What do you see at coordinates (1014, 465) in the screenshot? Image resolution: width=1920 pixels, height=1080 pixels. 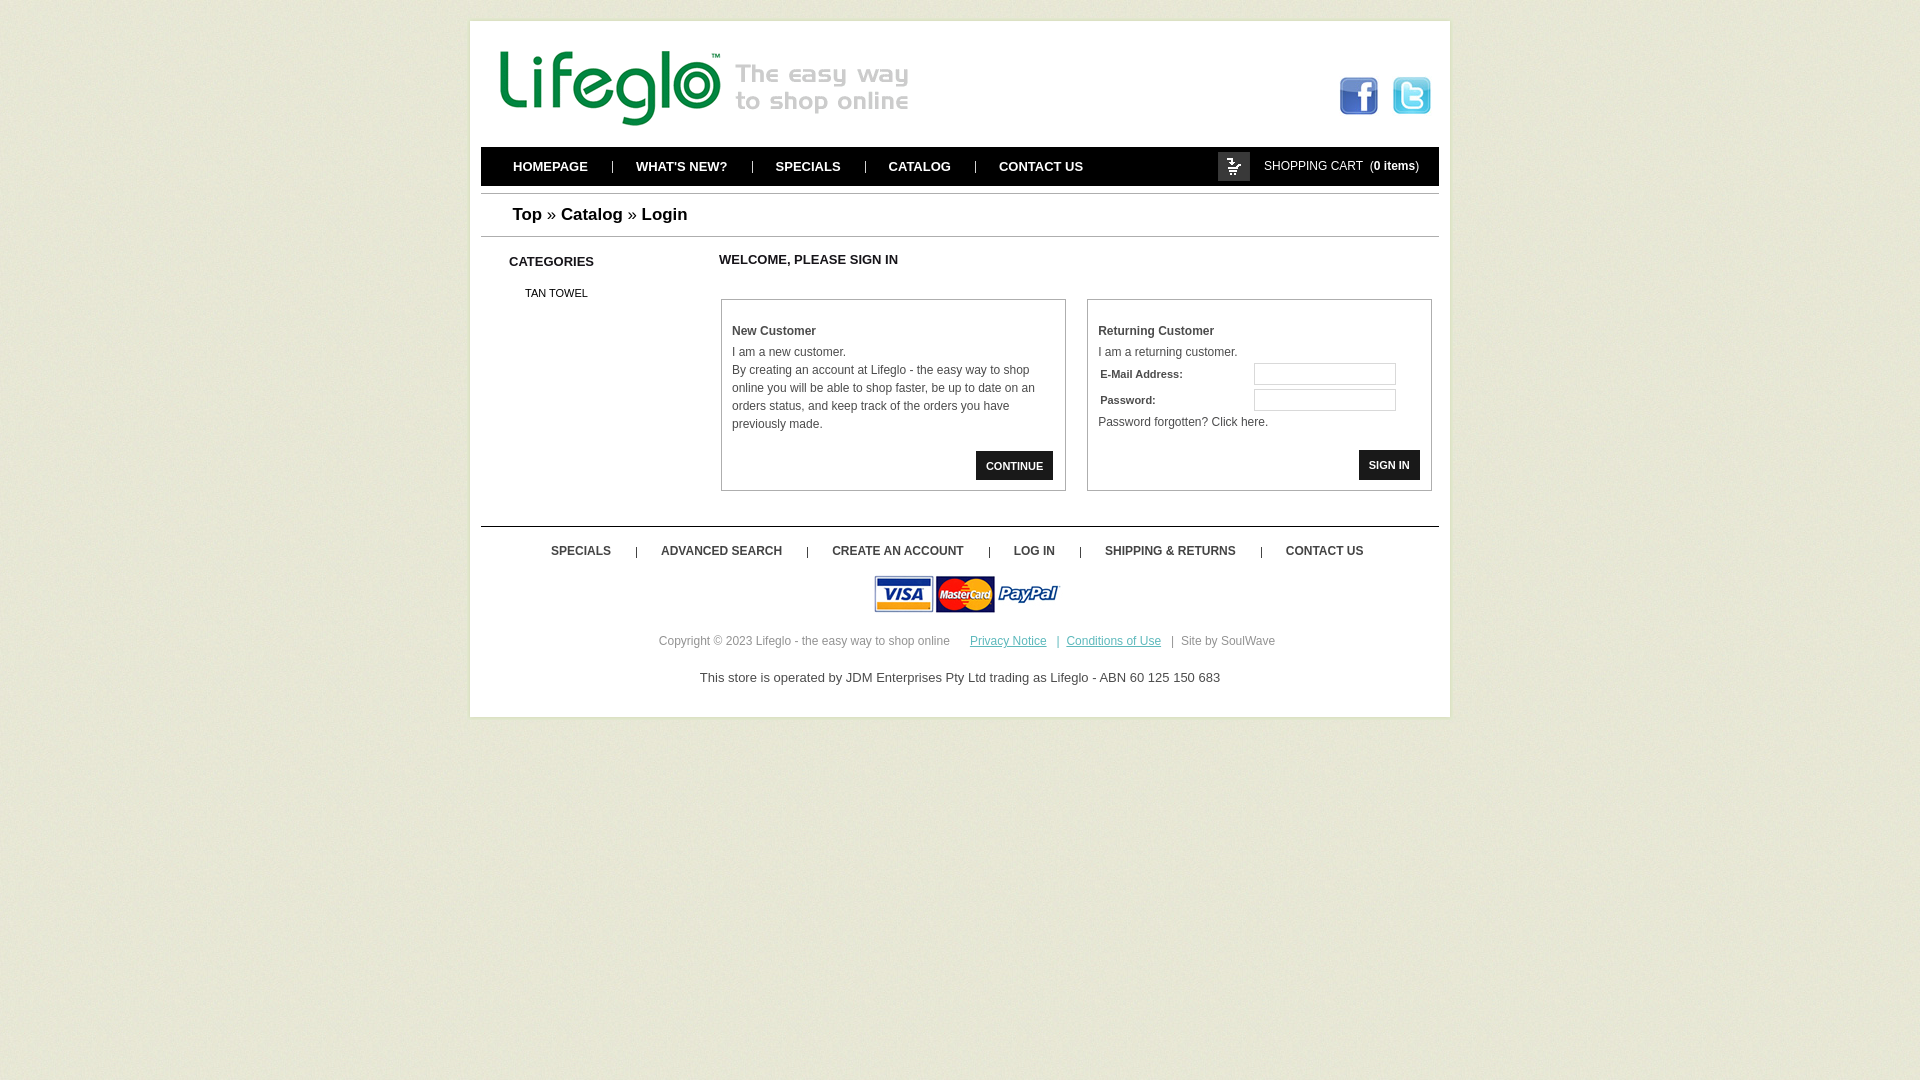 I see `'CONTINUE'` at bounding box center [1014, 465].